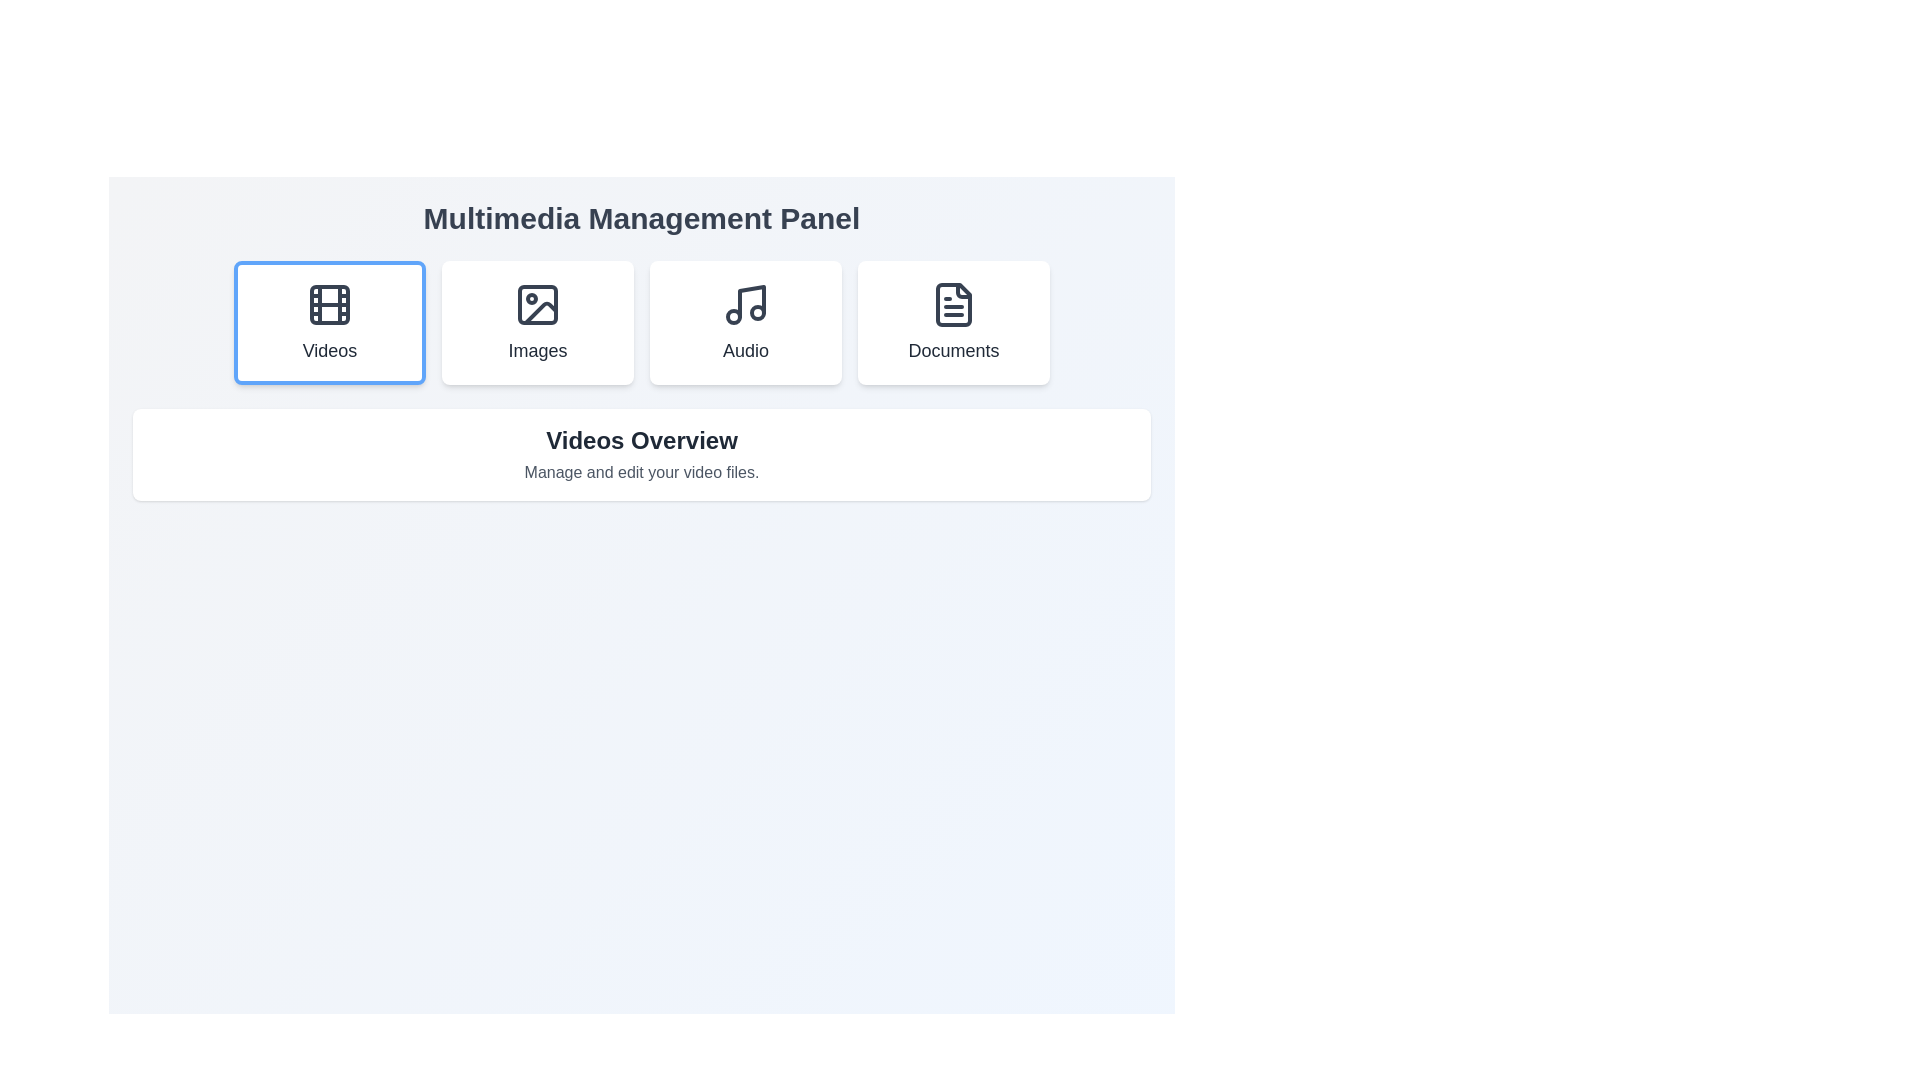  What do you see at coordinates (330, 322) in the screenshot?
I see `the 'Videos' button, which is the first card in the Multimedia Management Panel, featuring a film roll icon and a bold text label 'Videos', to activate the visual emphasis effect` at bounding box center [330, 322].